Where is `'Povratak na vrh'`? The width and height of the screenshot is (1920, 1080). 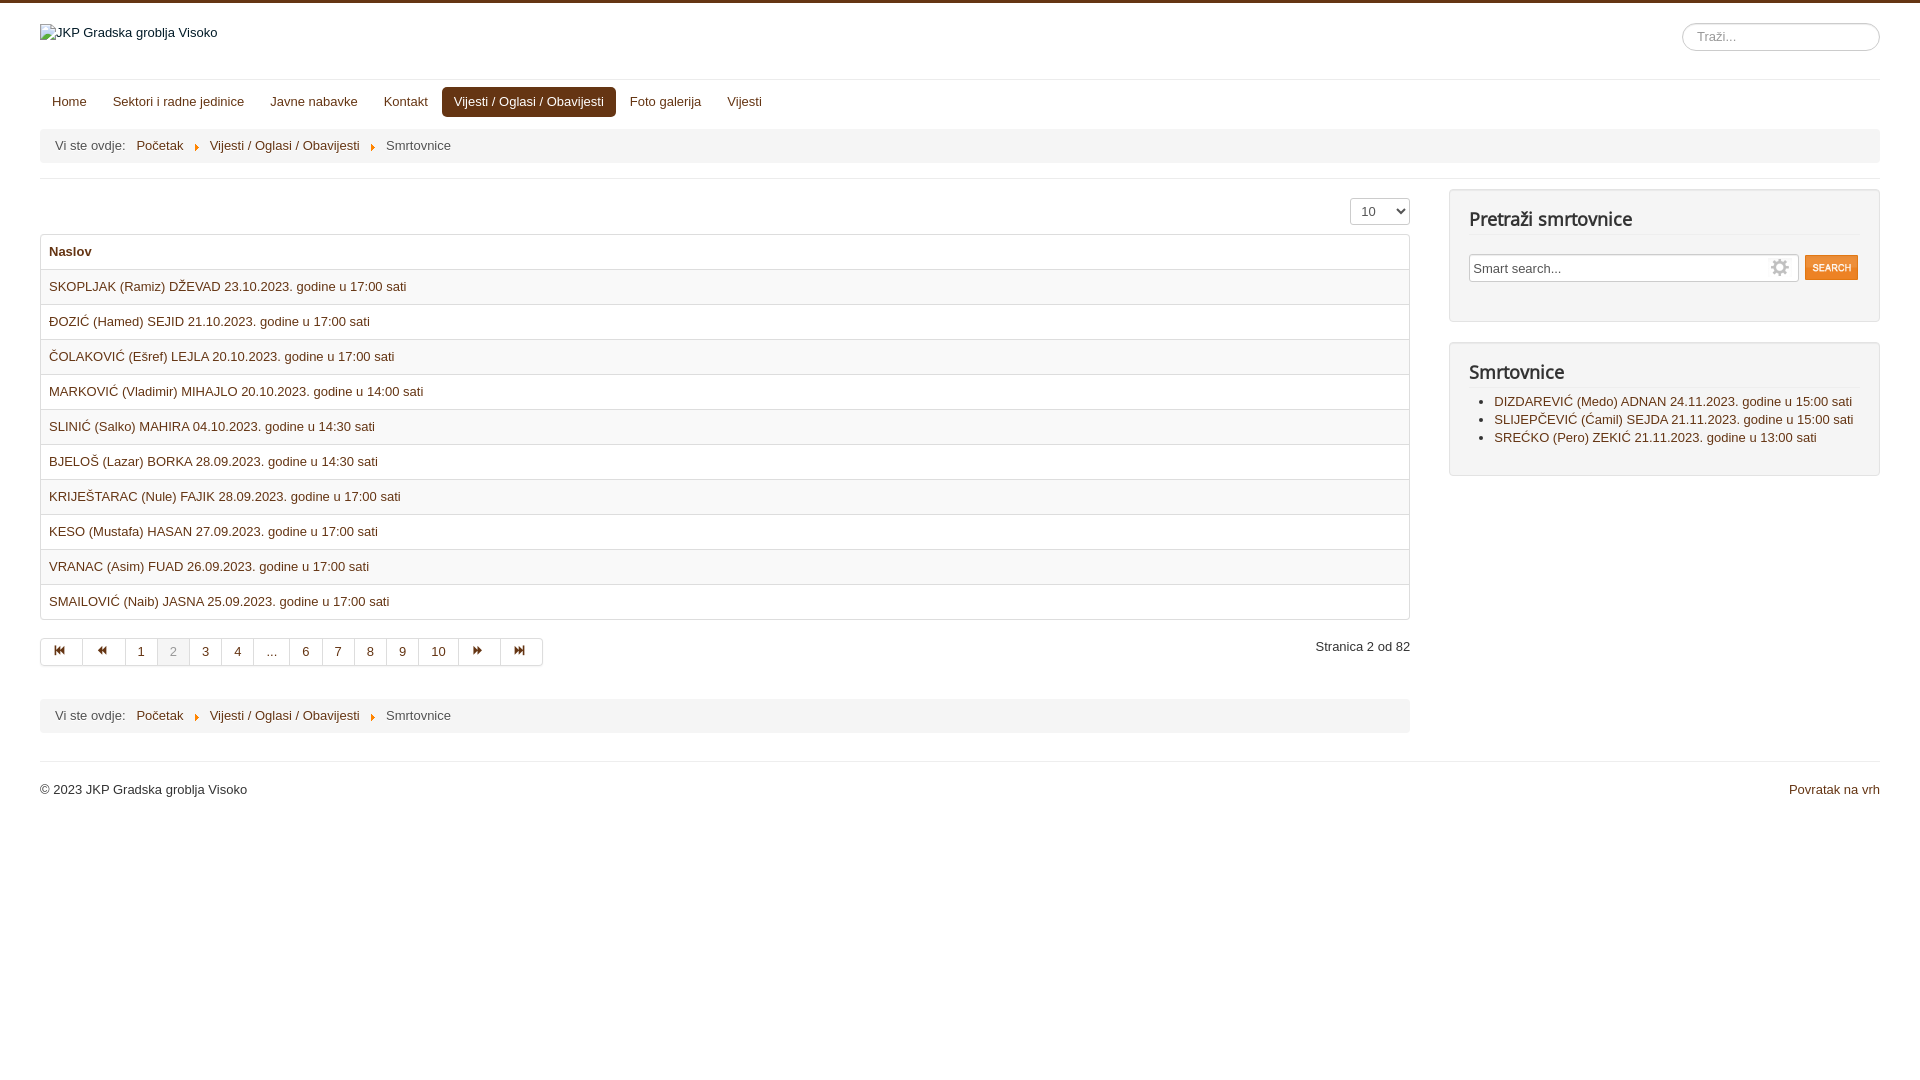 'Povratak na vrh' is located at coordinates (1834, 788).